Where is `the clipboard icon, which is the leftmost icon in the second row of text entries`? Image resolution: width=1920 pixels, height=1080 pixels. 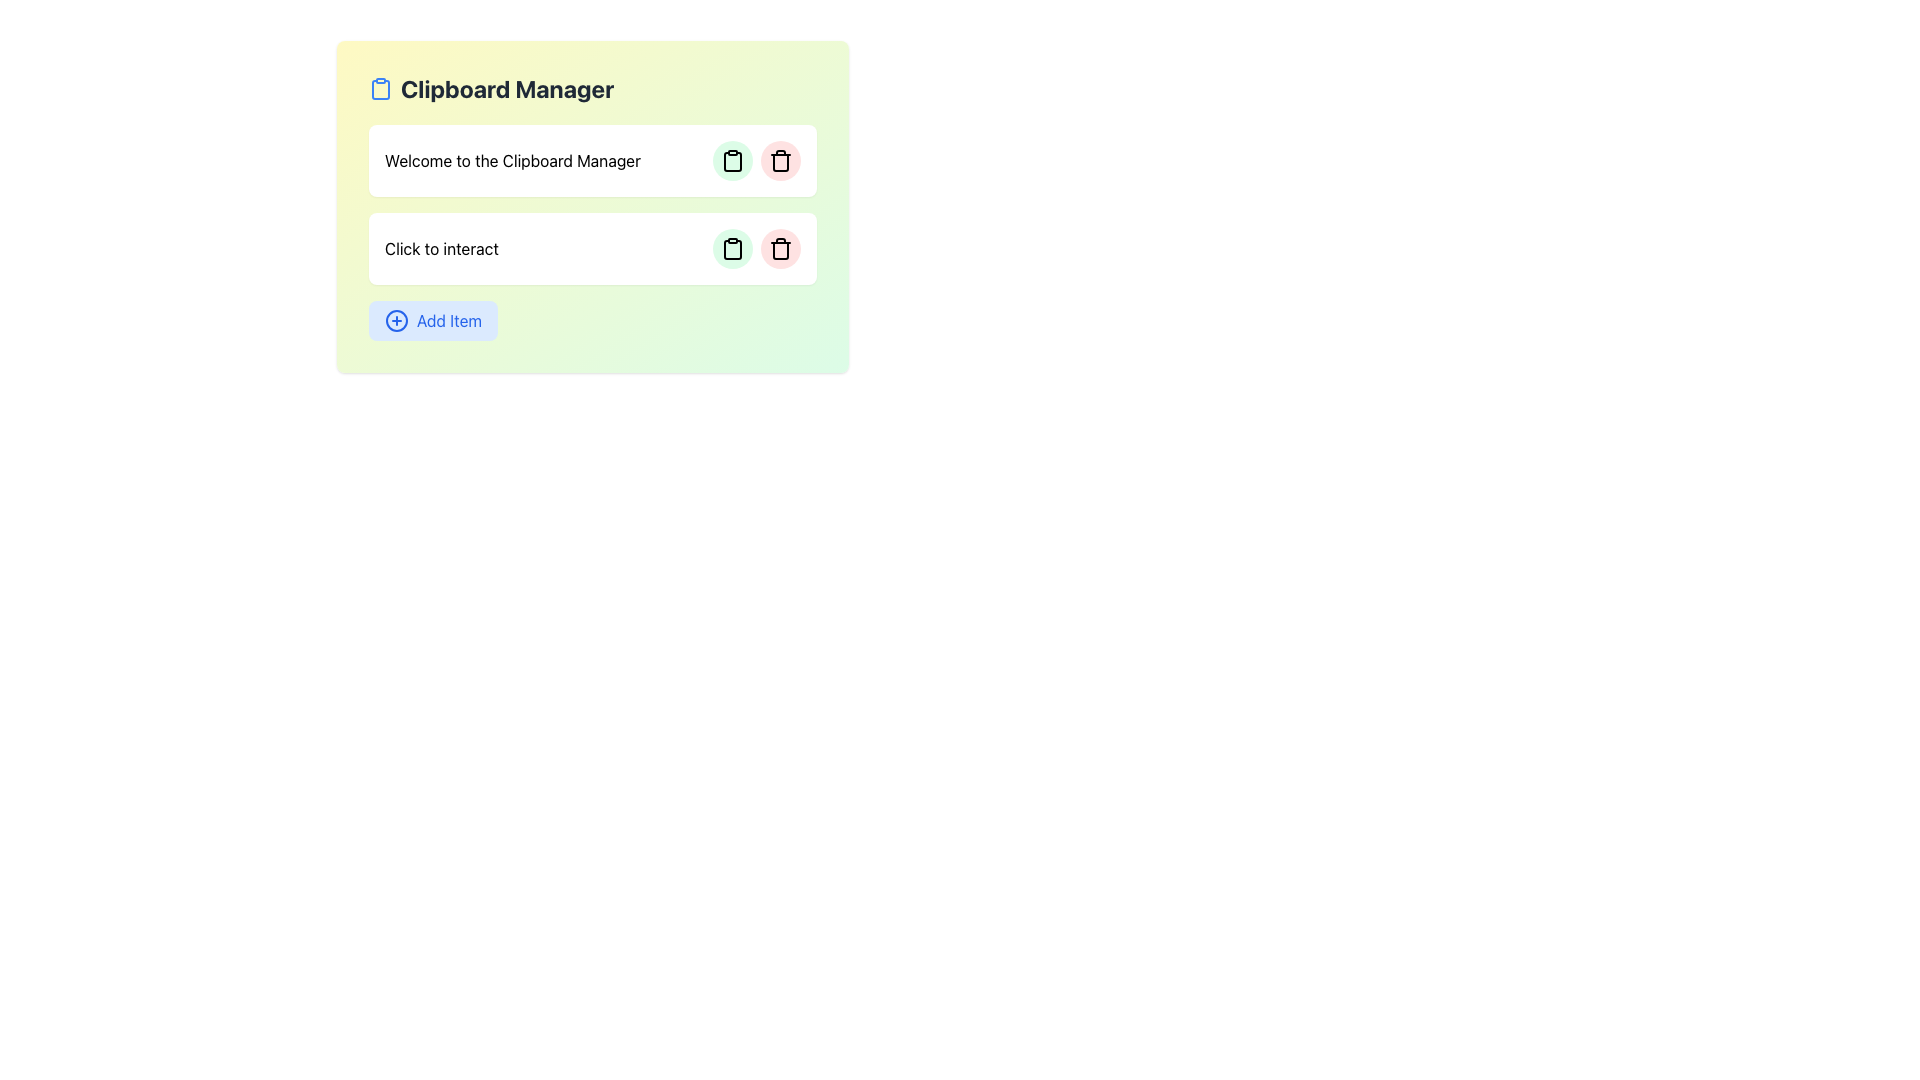 the clipboard icon, which is the leftmost icon in the second row of text entries is located at coordinates (732, 161).